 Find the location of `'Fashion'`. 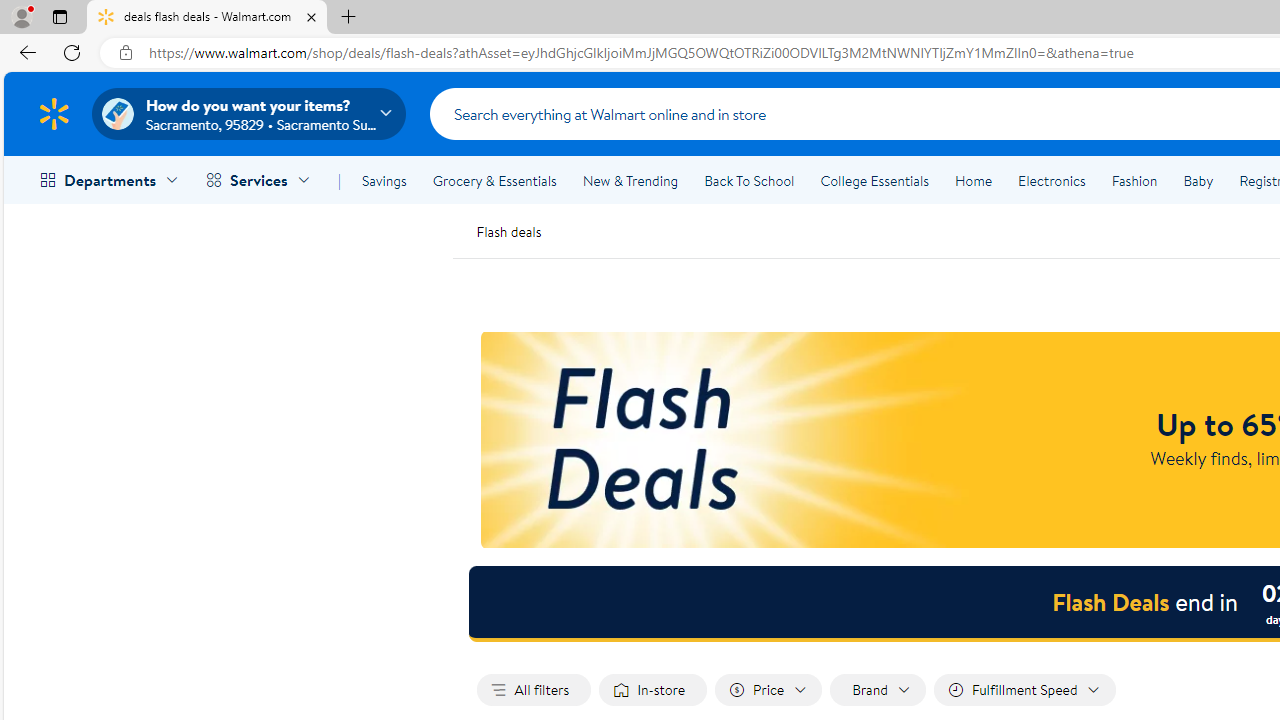

'Fashion' is located at coordinates (1134, 181).